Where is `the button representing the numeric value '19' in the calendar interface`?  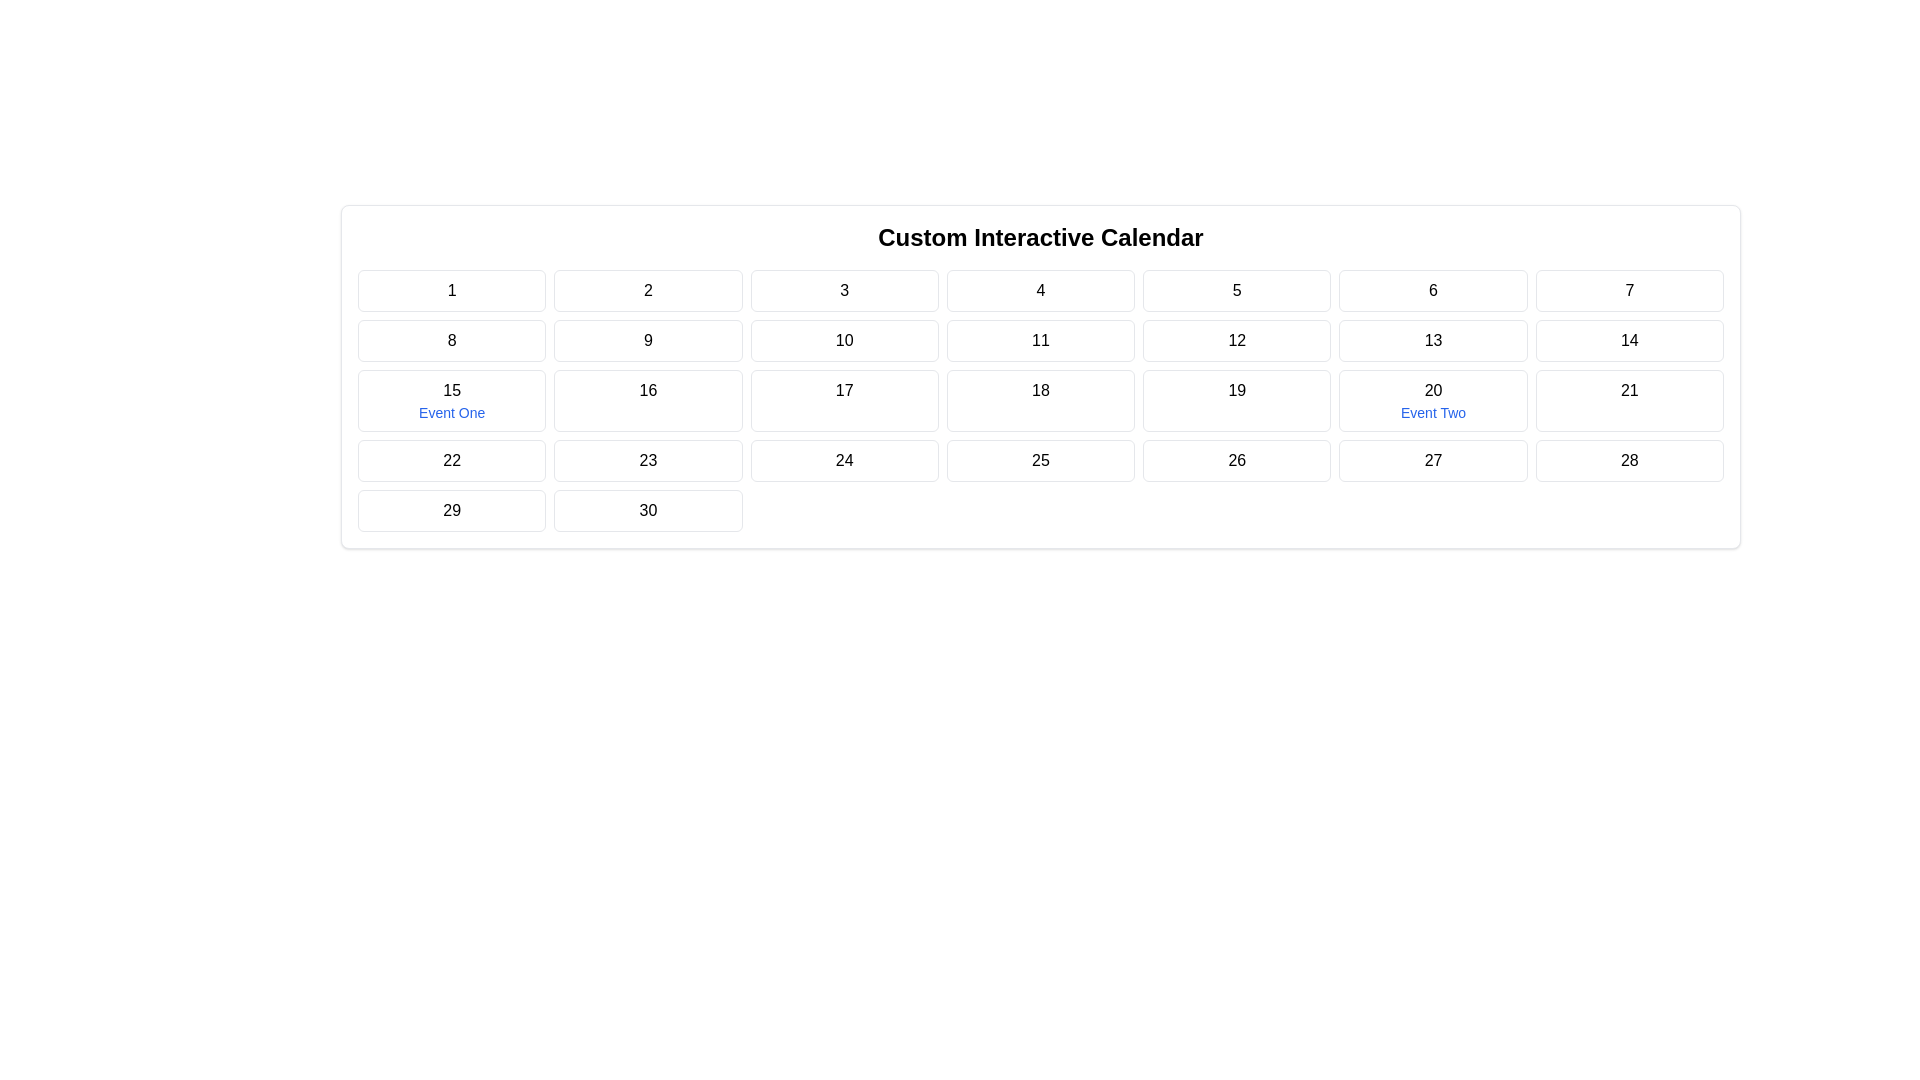 the button representing the numeric value '19' in the calendar interface is located at coordinates (1236, 401).